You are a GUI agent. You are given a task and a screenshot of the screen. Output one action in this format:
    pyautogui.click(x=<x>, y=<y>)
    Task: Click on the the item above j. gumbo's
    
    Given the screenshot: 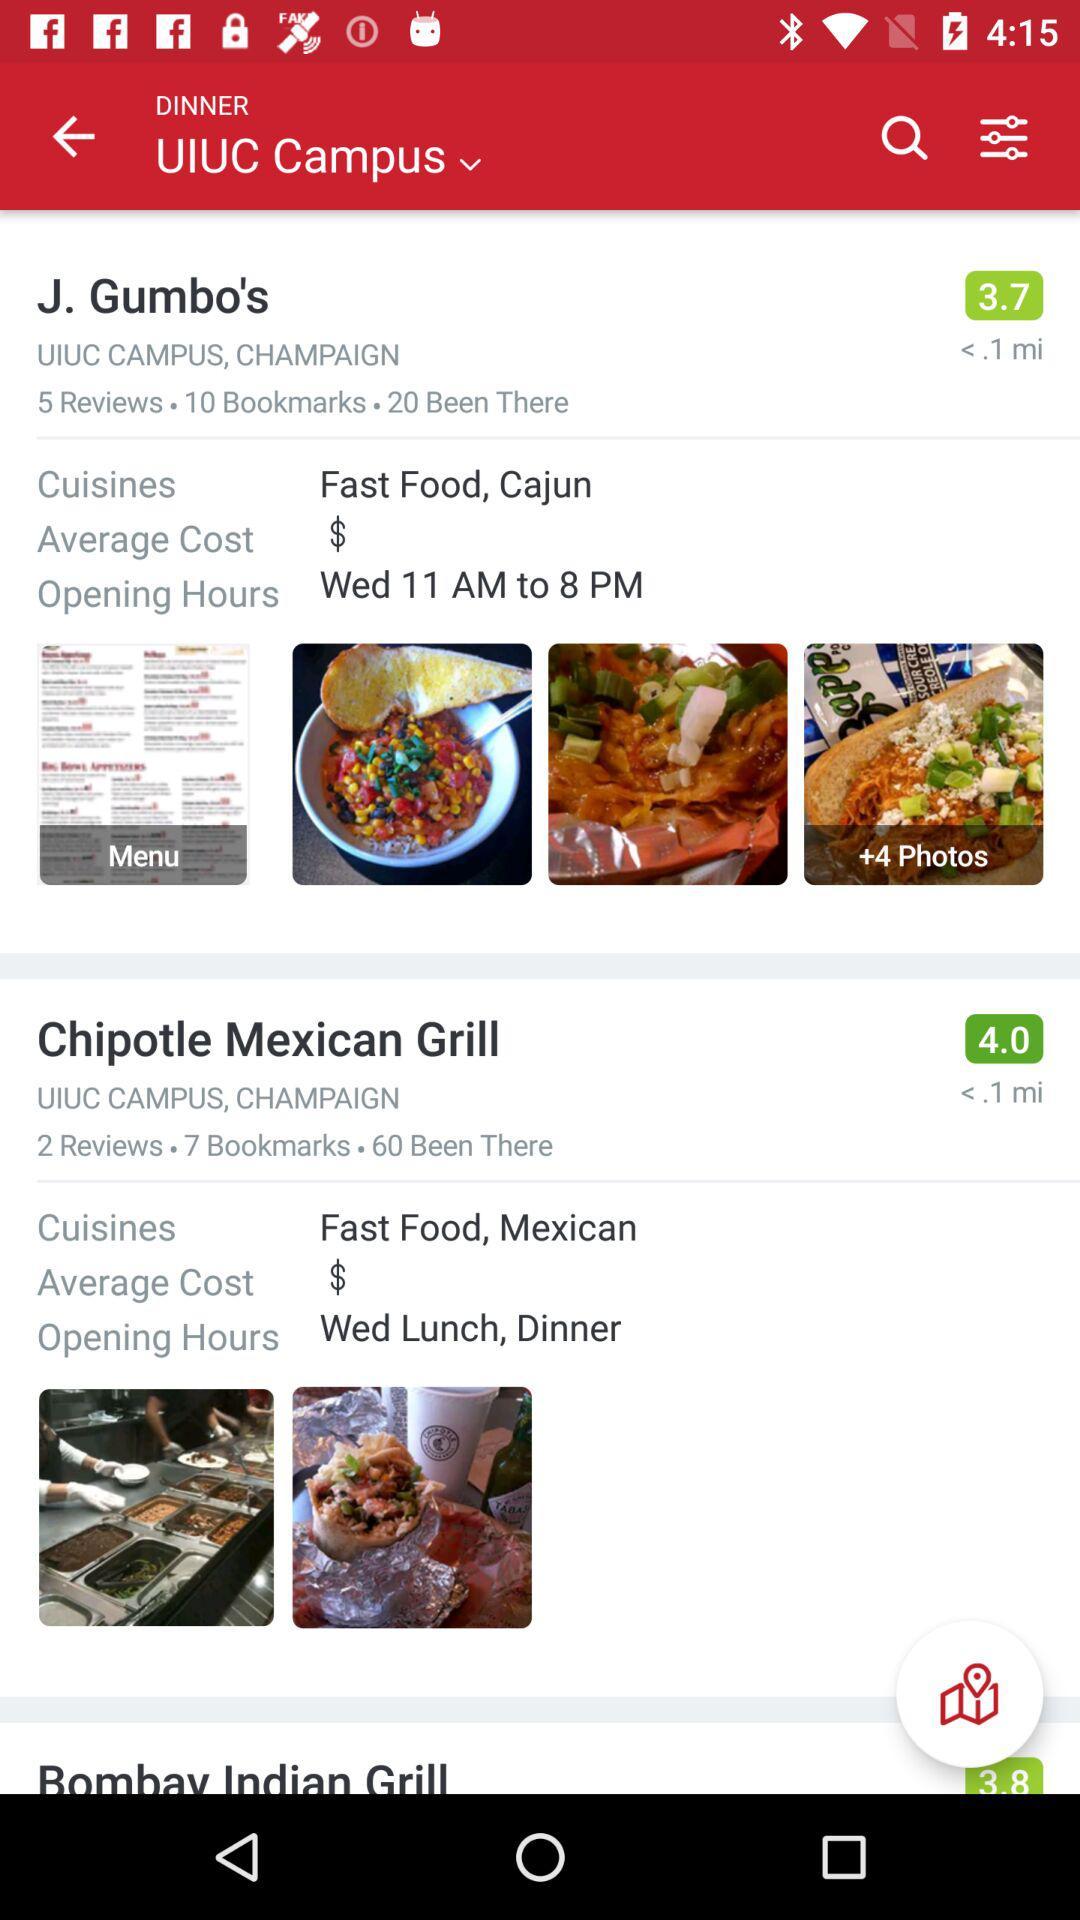 What is the action you would take?
    pyautogui.click(x=72, y=135)
    